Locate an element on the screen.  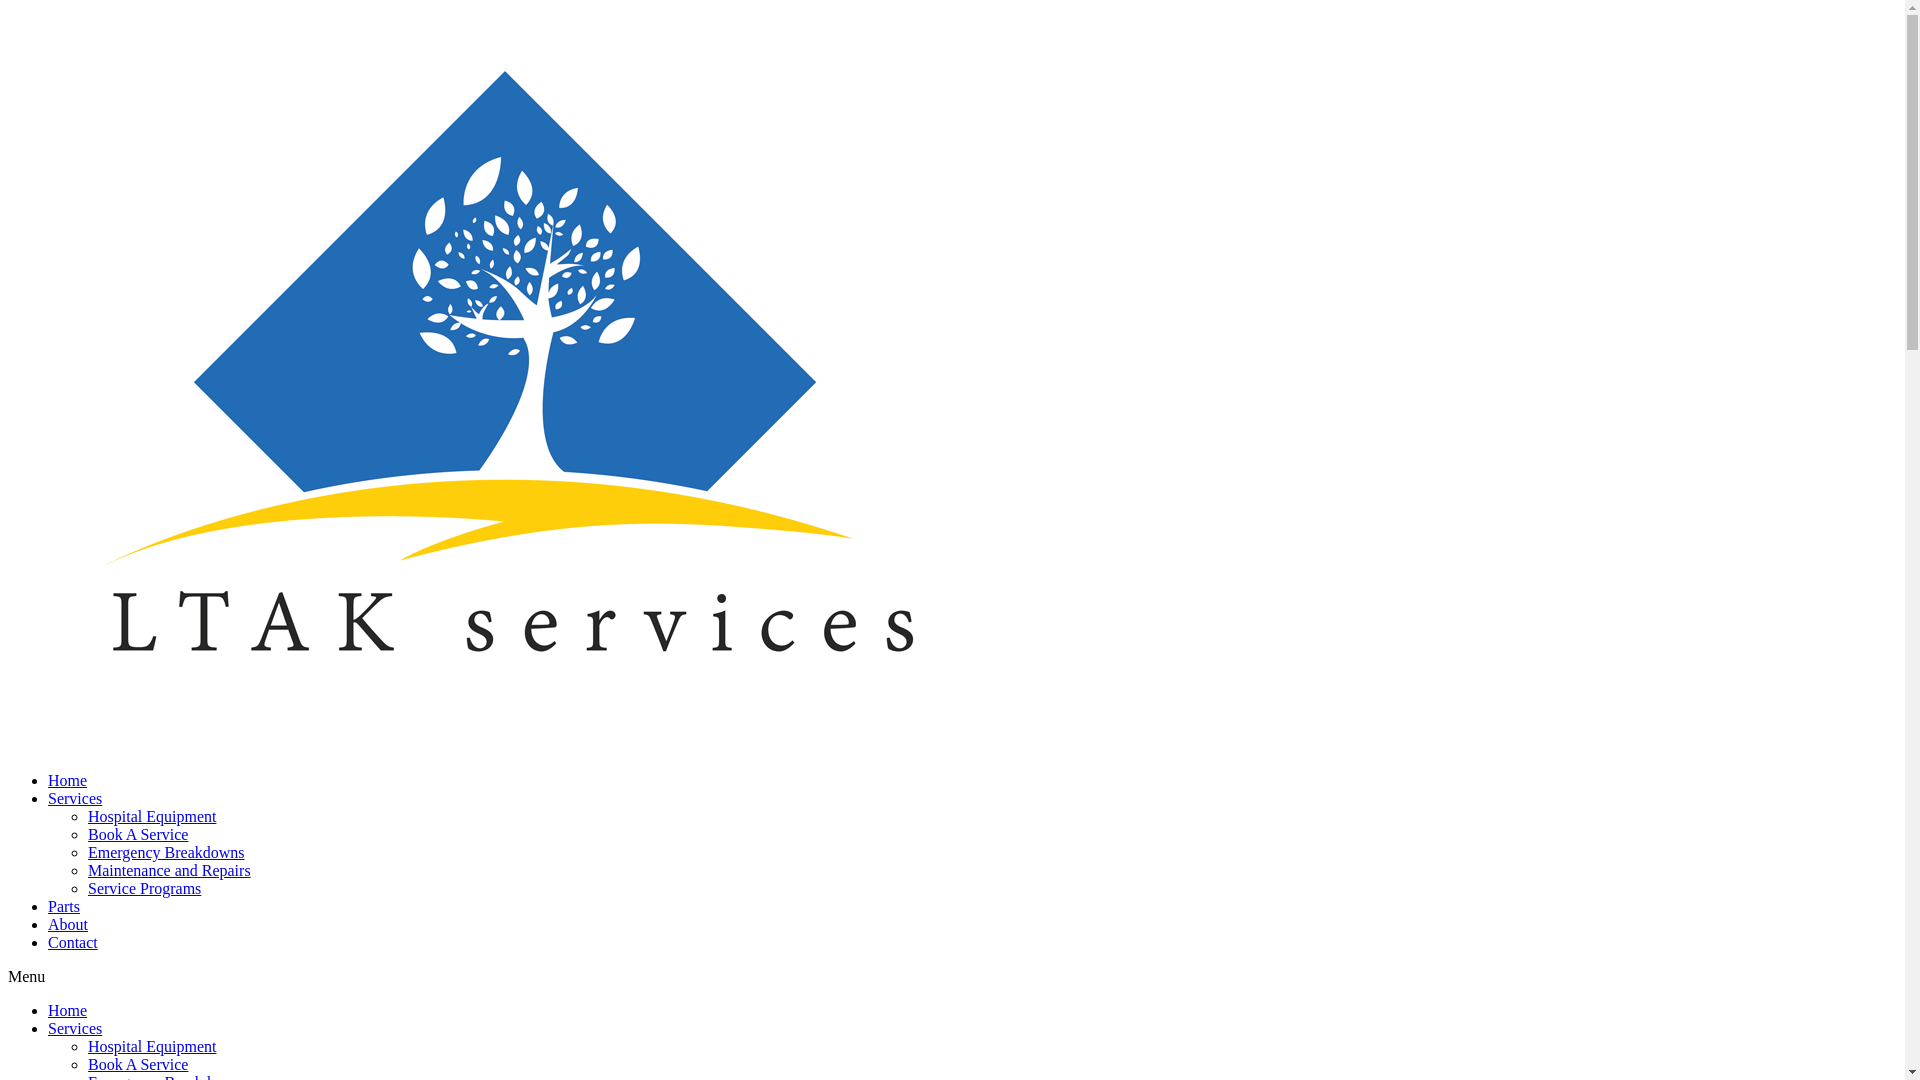
'Skip to content' is located at coordinates (7, 7).